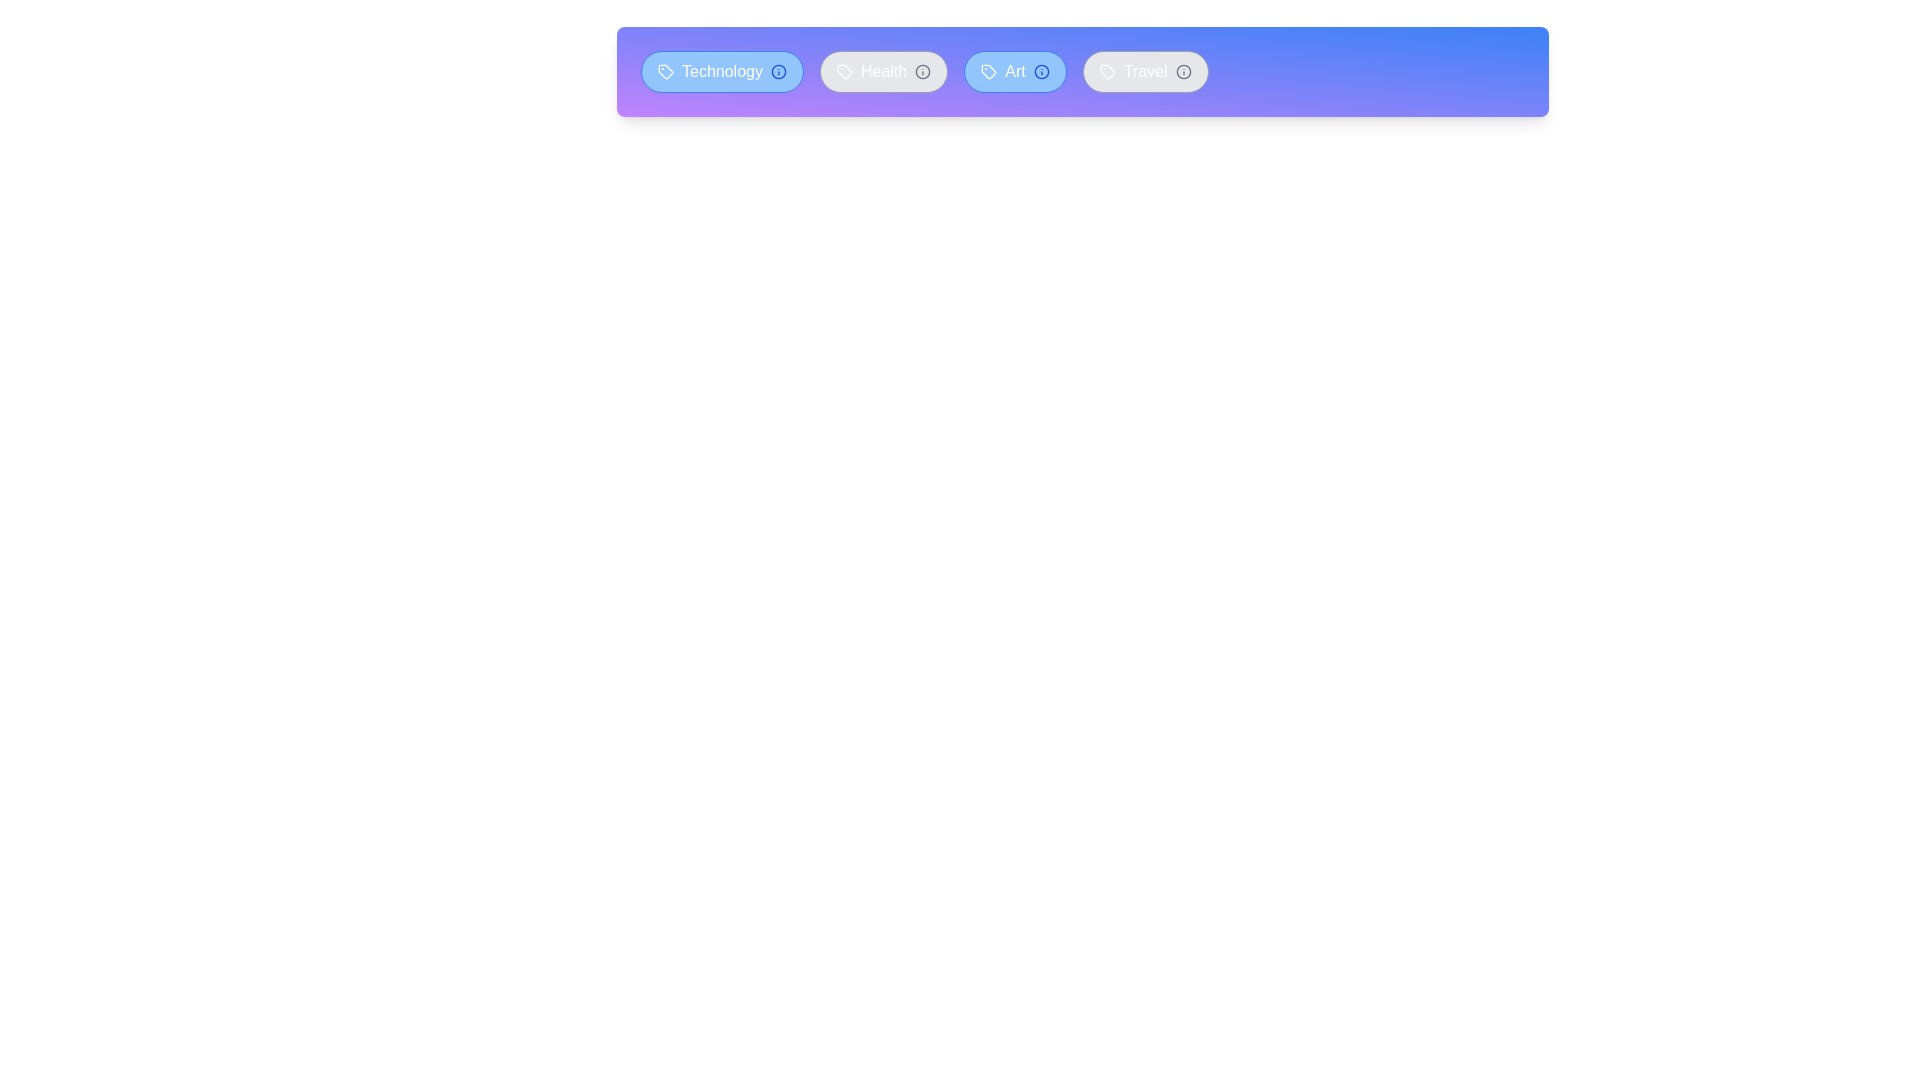 The height and width of the screenshot is (1080, 1920). What do you see at coordinates (1145, 71) in the screenshot?
I see `the tag labeled Travel` at bounding box center [1145, 71].